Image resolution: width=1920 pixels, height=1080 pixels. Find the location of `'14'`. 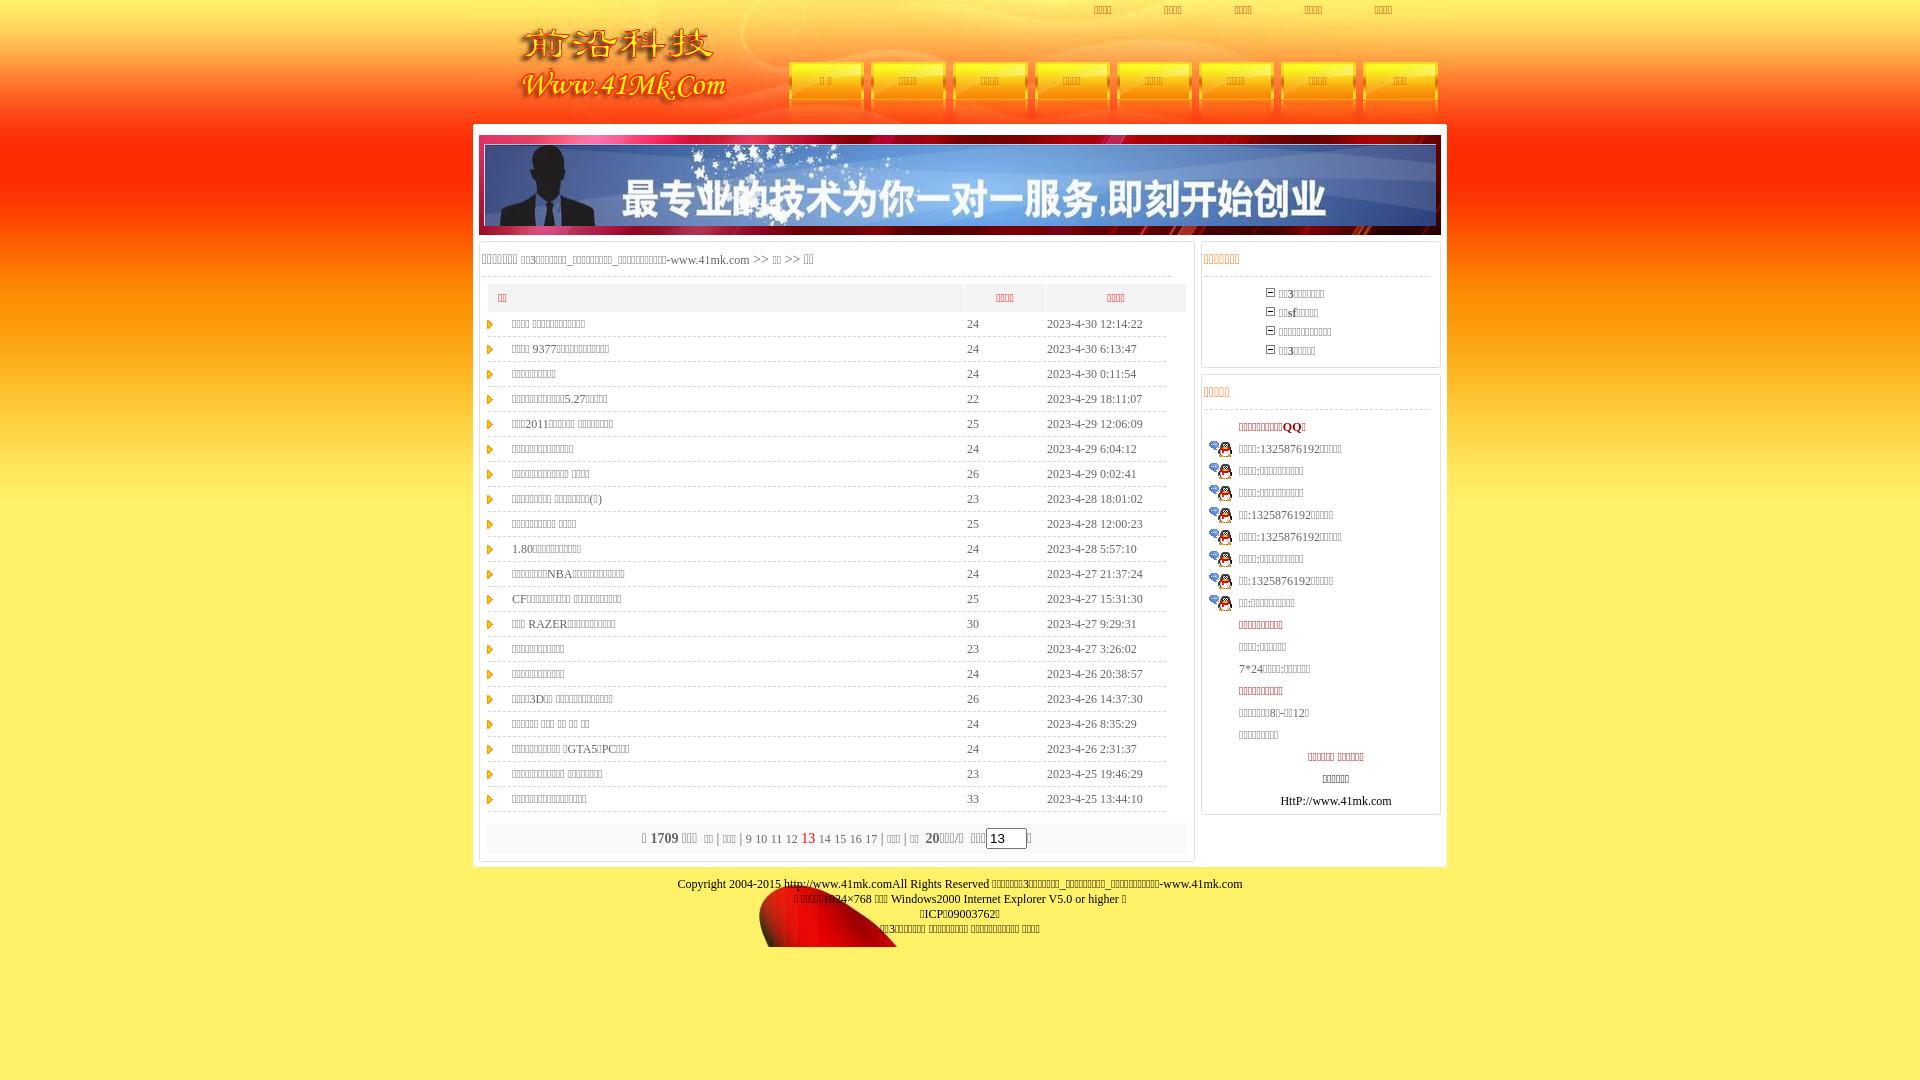

'14' is located at coordinates (825, 839).